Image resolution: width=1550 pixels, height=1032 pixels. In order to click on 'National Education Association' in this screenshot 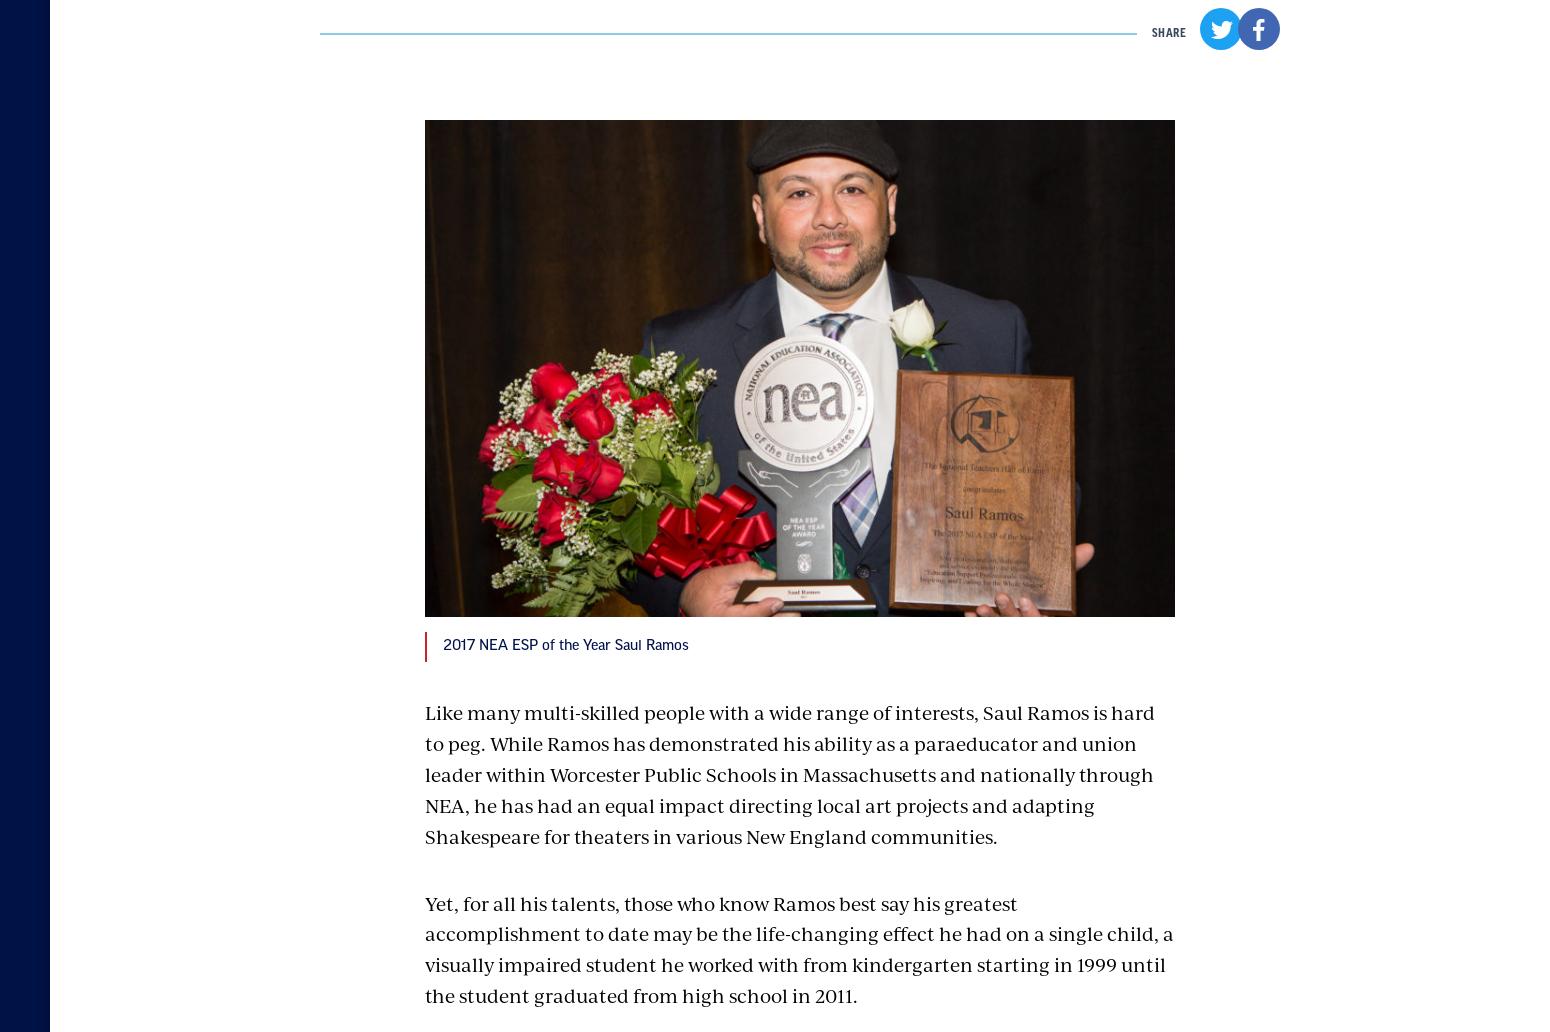, I will do `click(373, 762)`.